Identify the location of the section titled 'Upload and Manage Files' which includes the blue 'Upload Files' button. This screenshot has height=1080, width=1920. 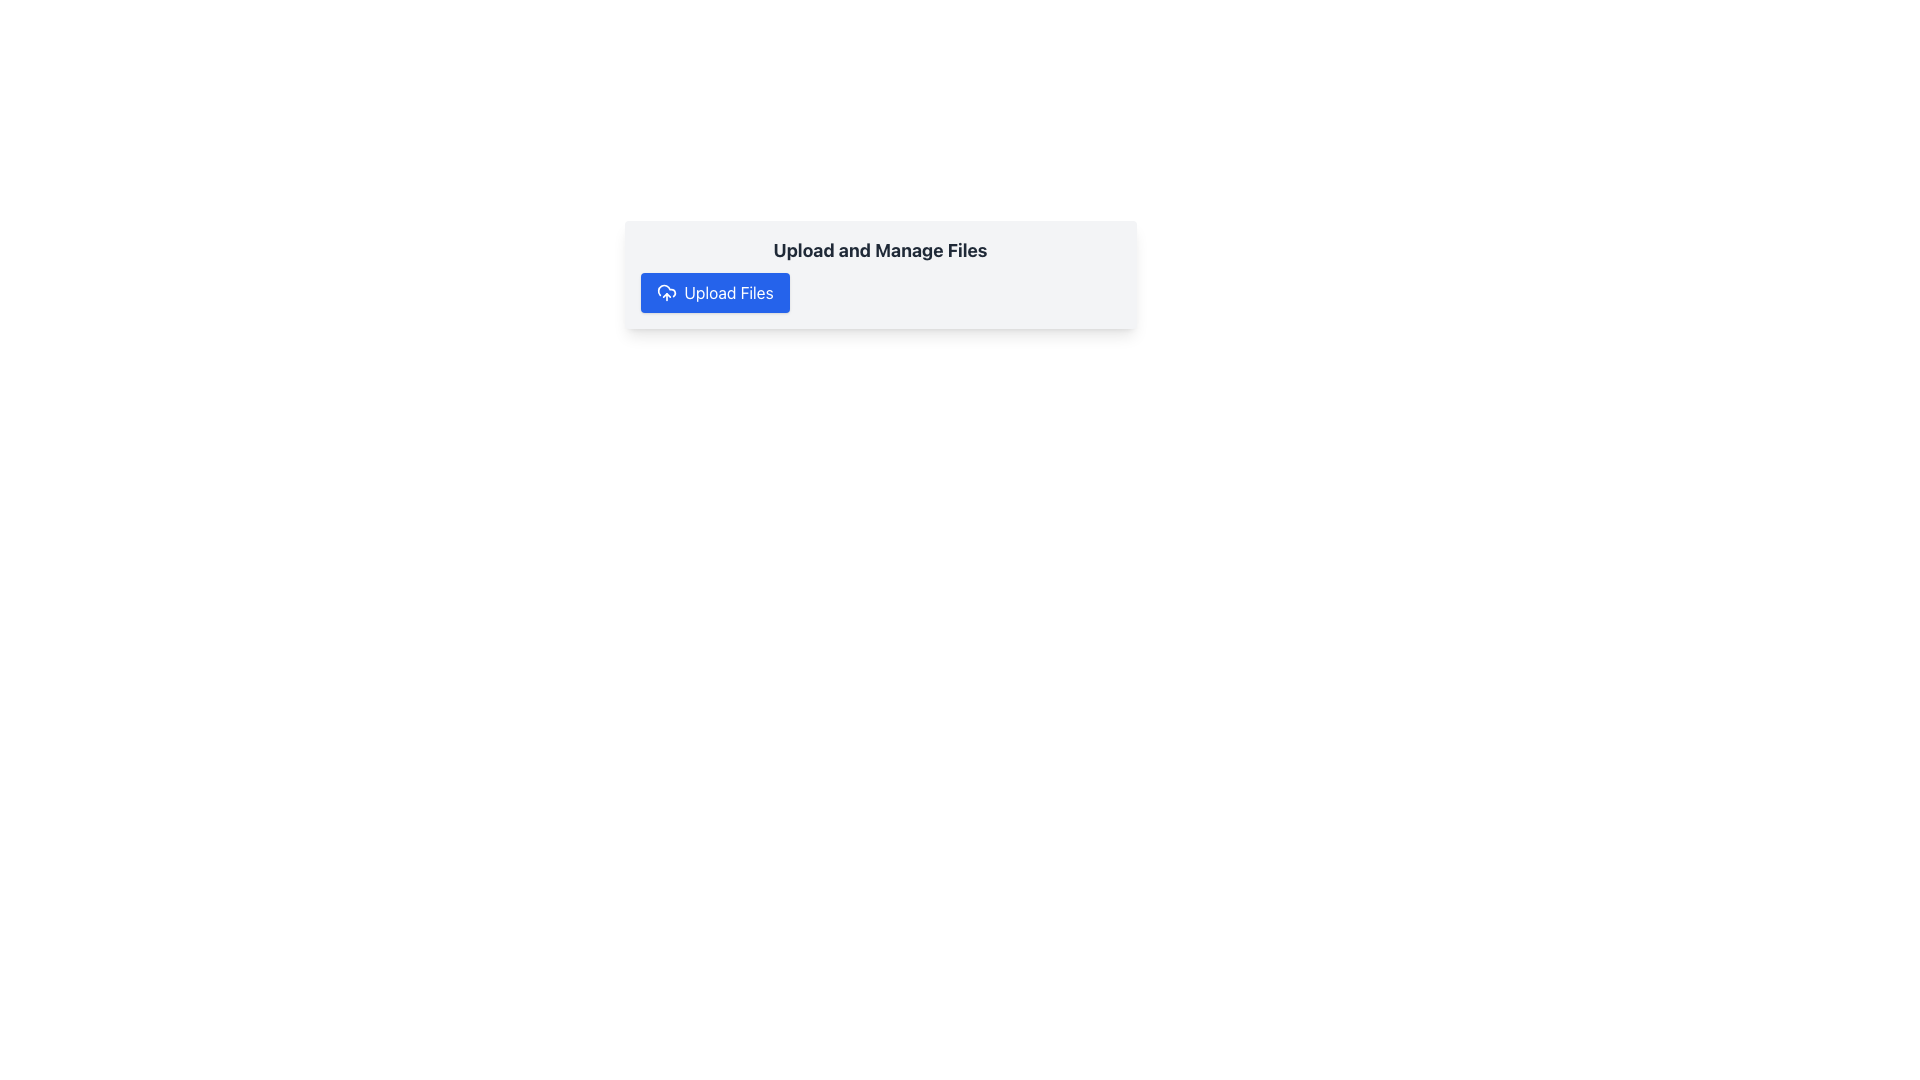
(880, 274).